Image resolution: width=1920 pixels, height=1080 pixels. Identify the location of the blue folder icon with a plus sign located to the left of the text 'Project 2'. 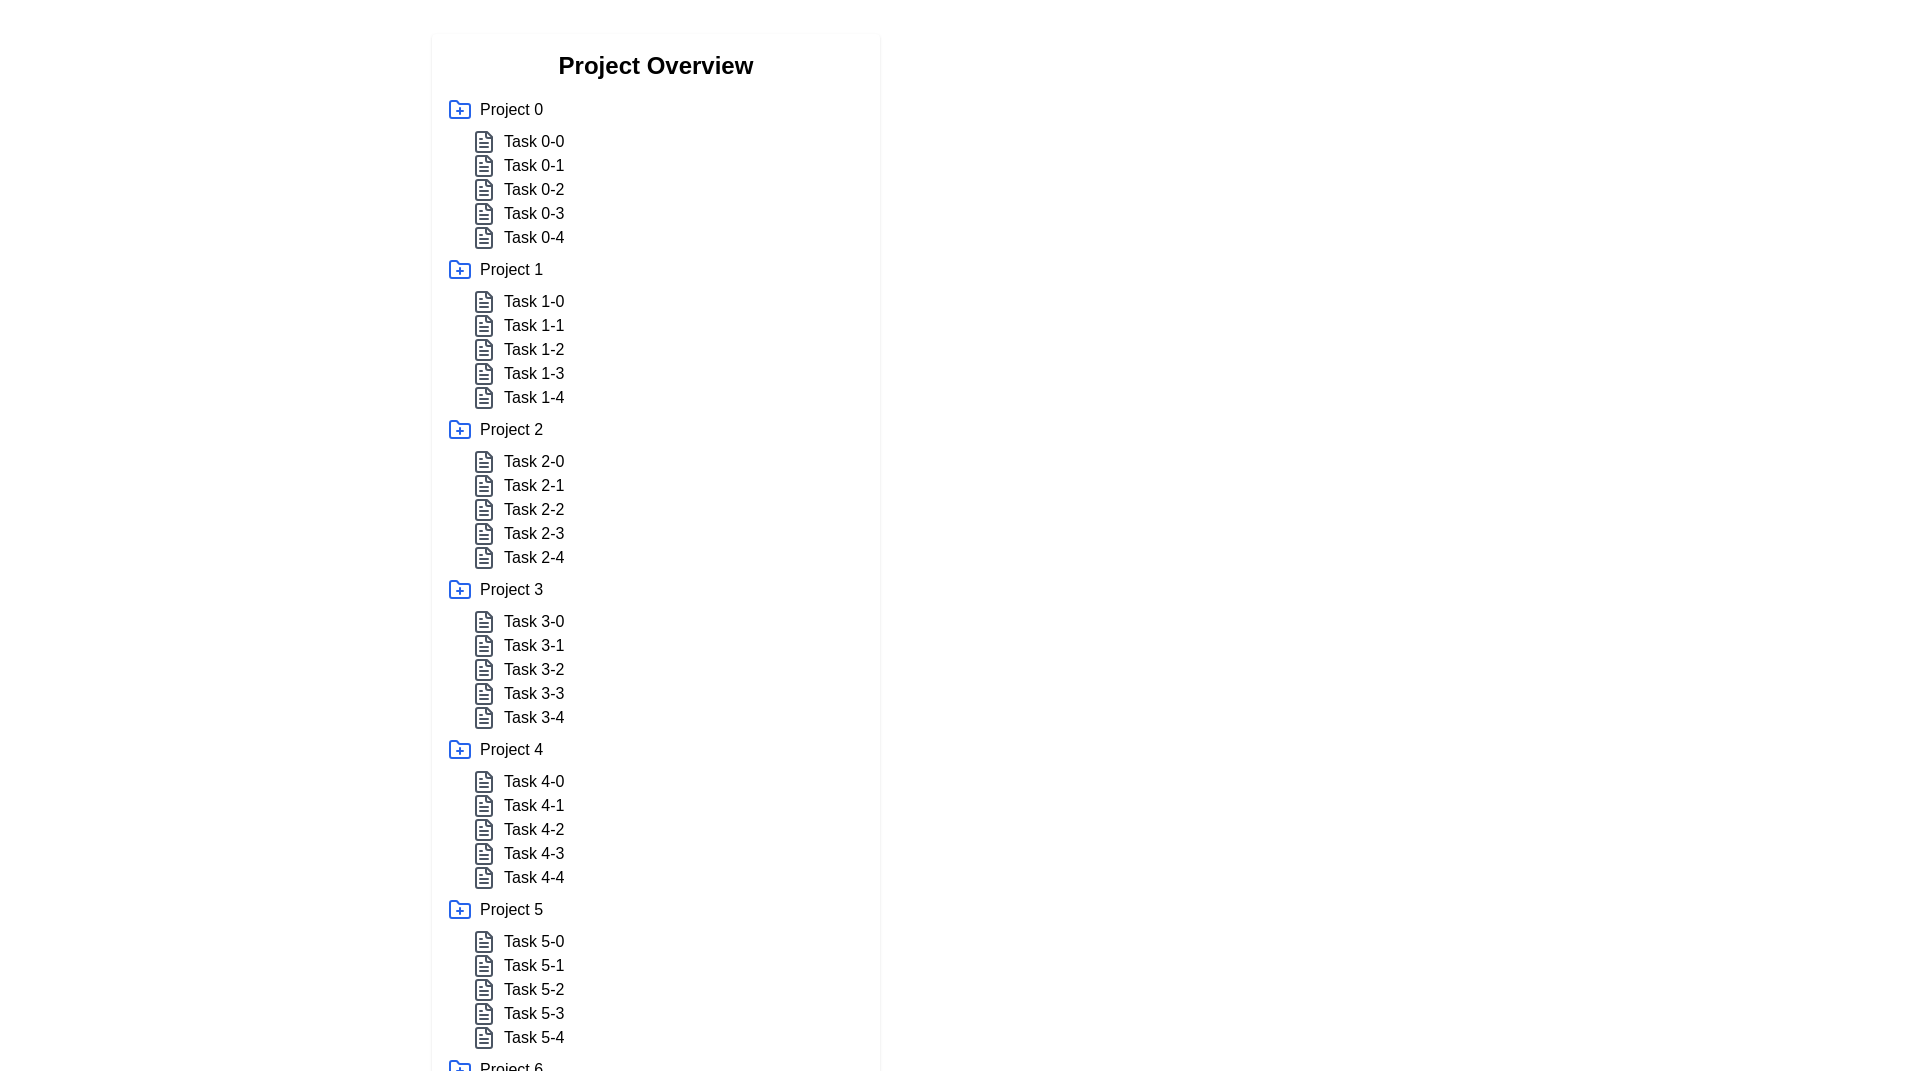
(459, 428).